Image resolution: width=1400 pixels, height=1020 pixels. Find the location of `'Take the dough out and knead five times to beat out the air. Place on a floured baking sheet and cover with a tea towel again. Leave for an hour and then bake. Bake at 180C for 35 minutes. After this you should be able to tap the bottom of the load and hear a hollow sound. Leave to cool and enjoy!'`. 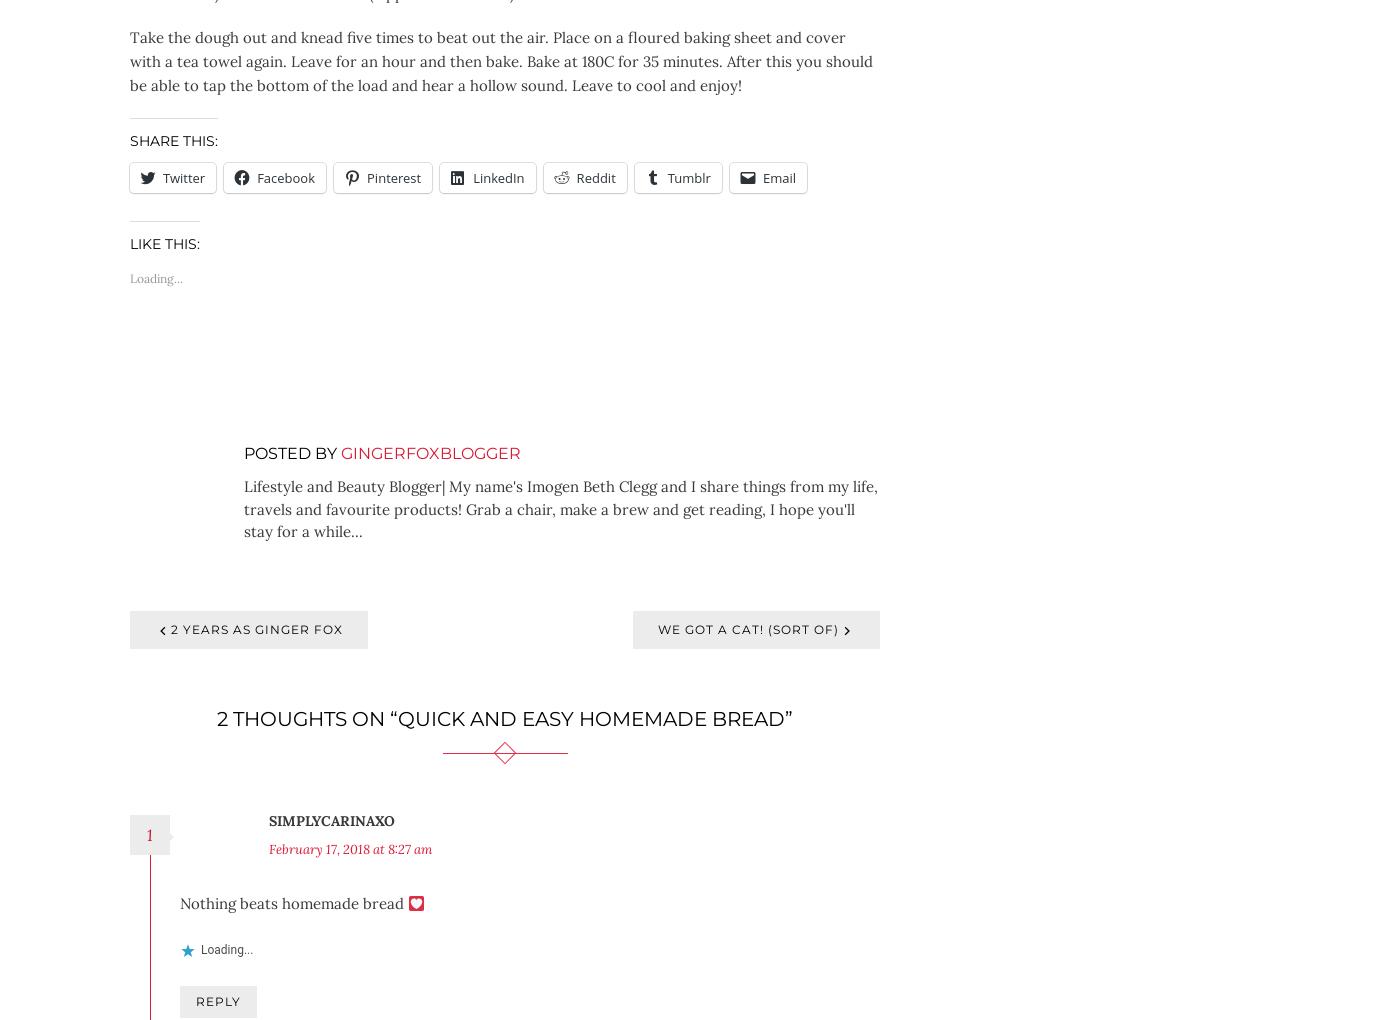

'Take the dough out and knead five times to beat out the air. Place on a floured baking sheet and cover with a tea towel again. Leave for an hour and then bake. Bake at 180C for 35 minutes. After this you should be able to tap the bottom of the load and hear a hollow sound. Leave to cool and enjoy!' is located at coordinates (501, 60).